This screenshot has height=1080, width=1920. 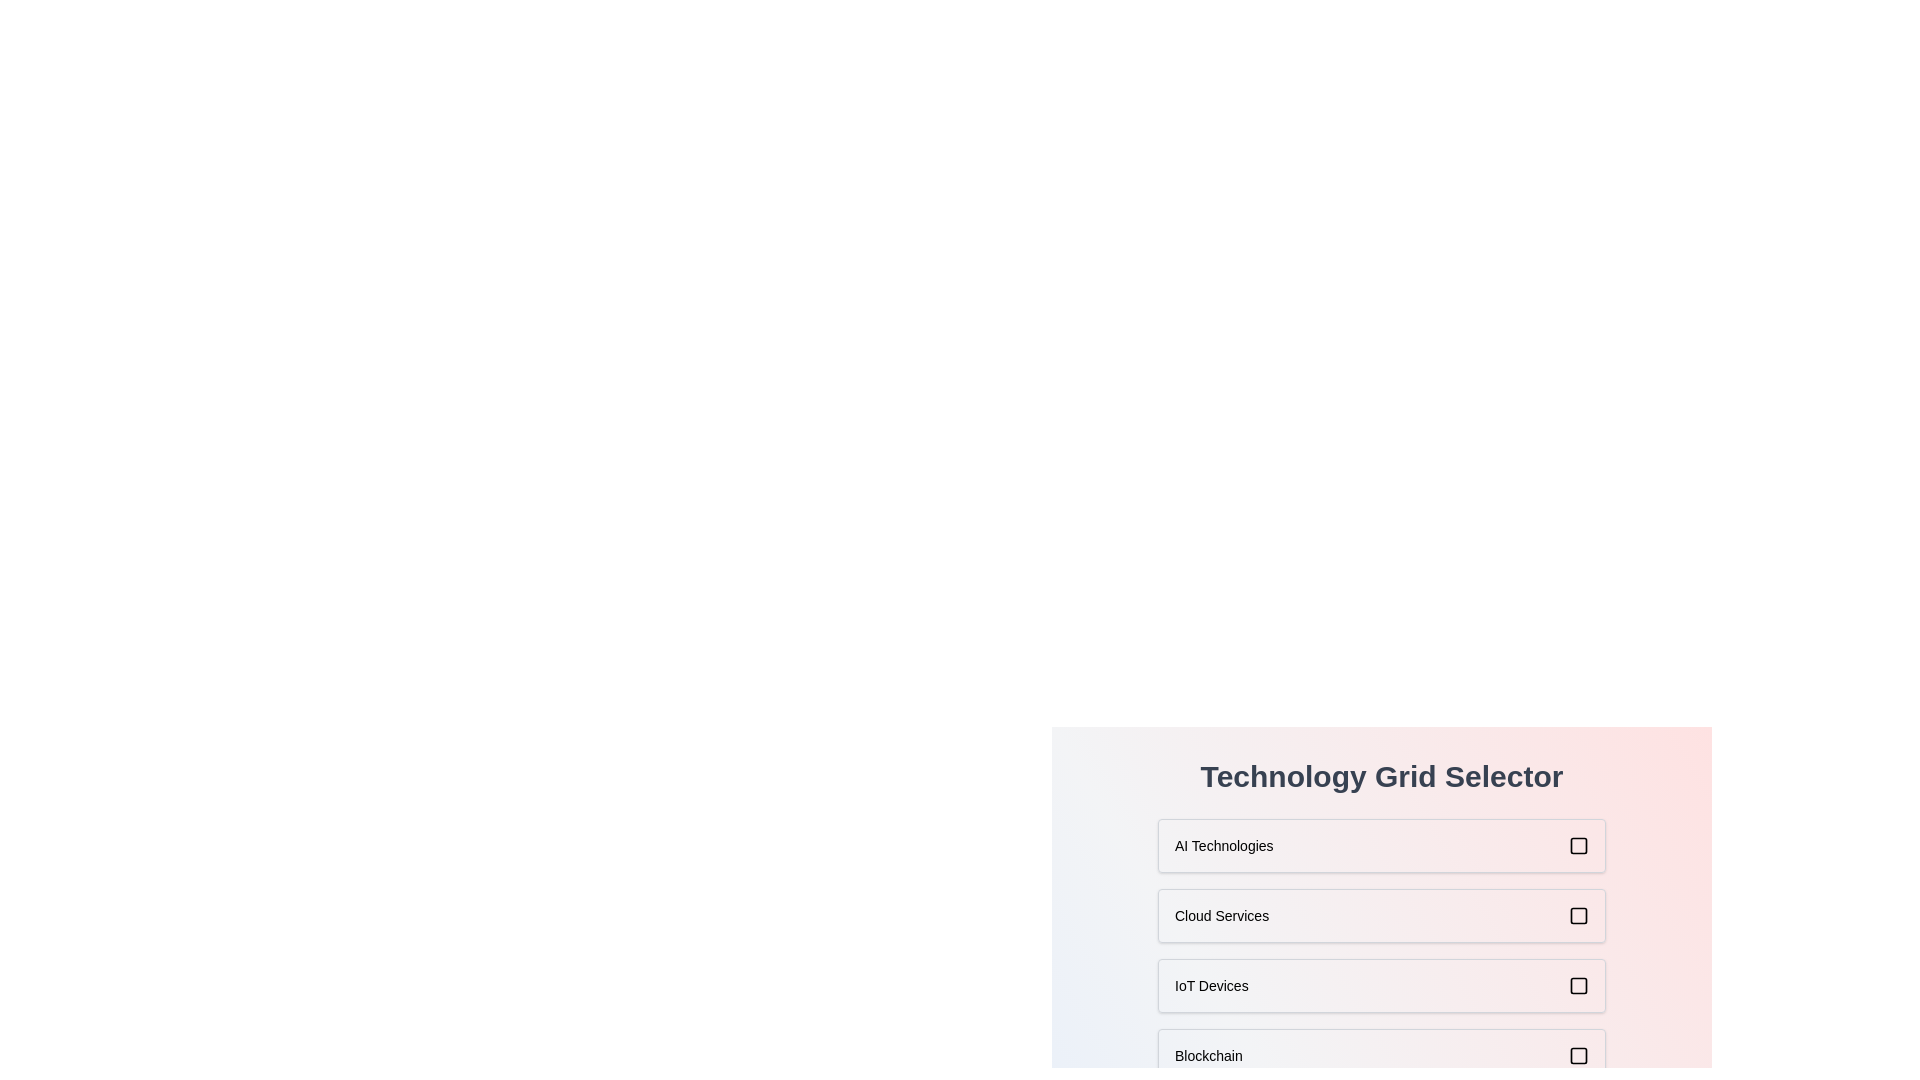 I want to click on the item labeled Cloud Services in the grid to select it, so click(x=1381, y=915).